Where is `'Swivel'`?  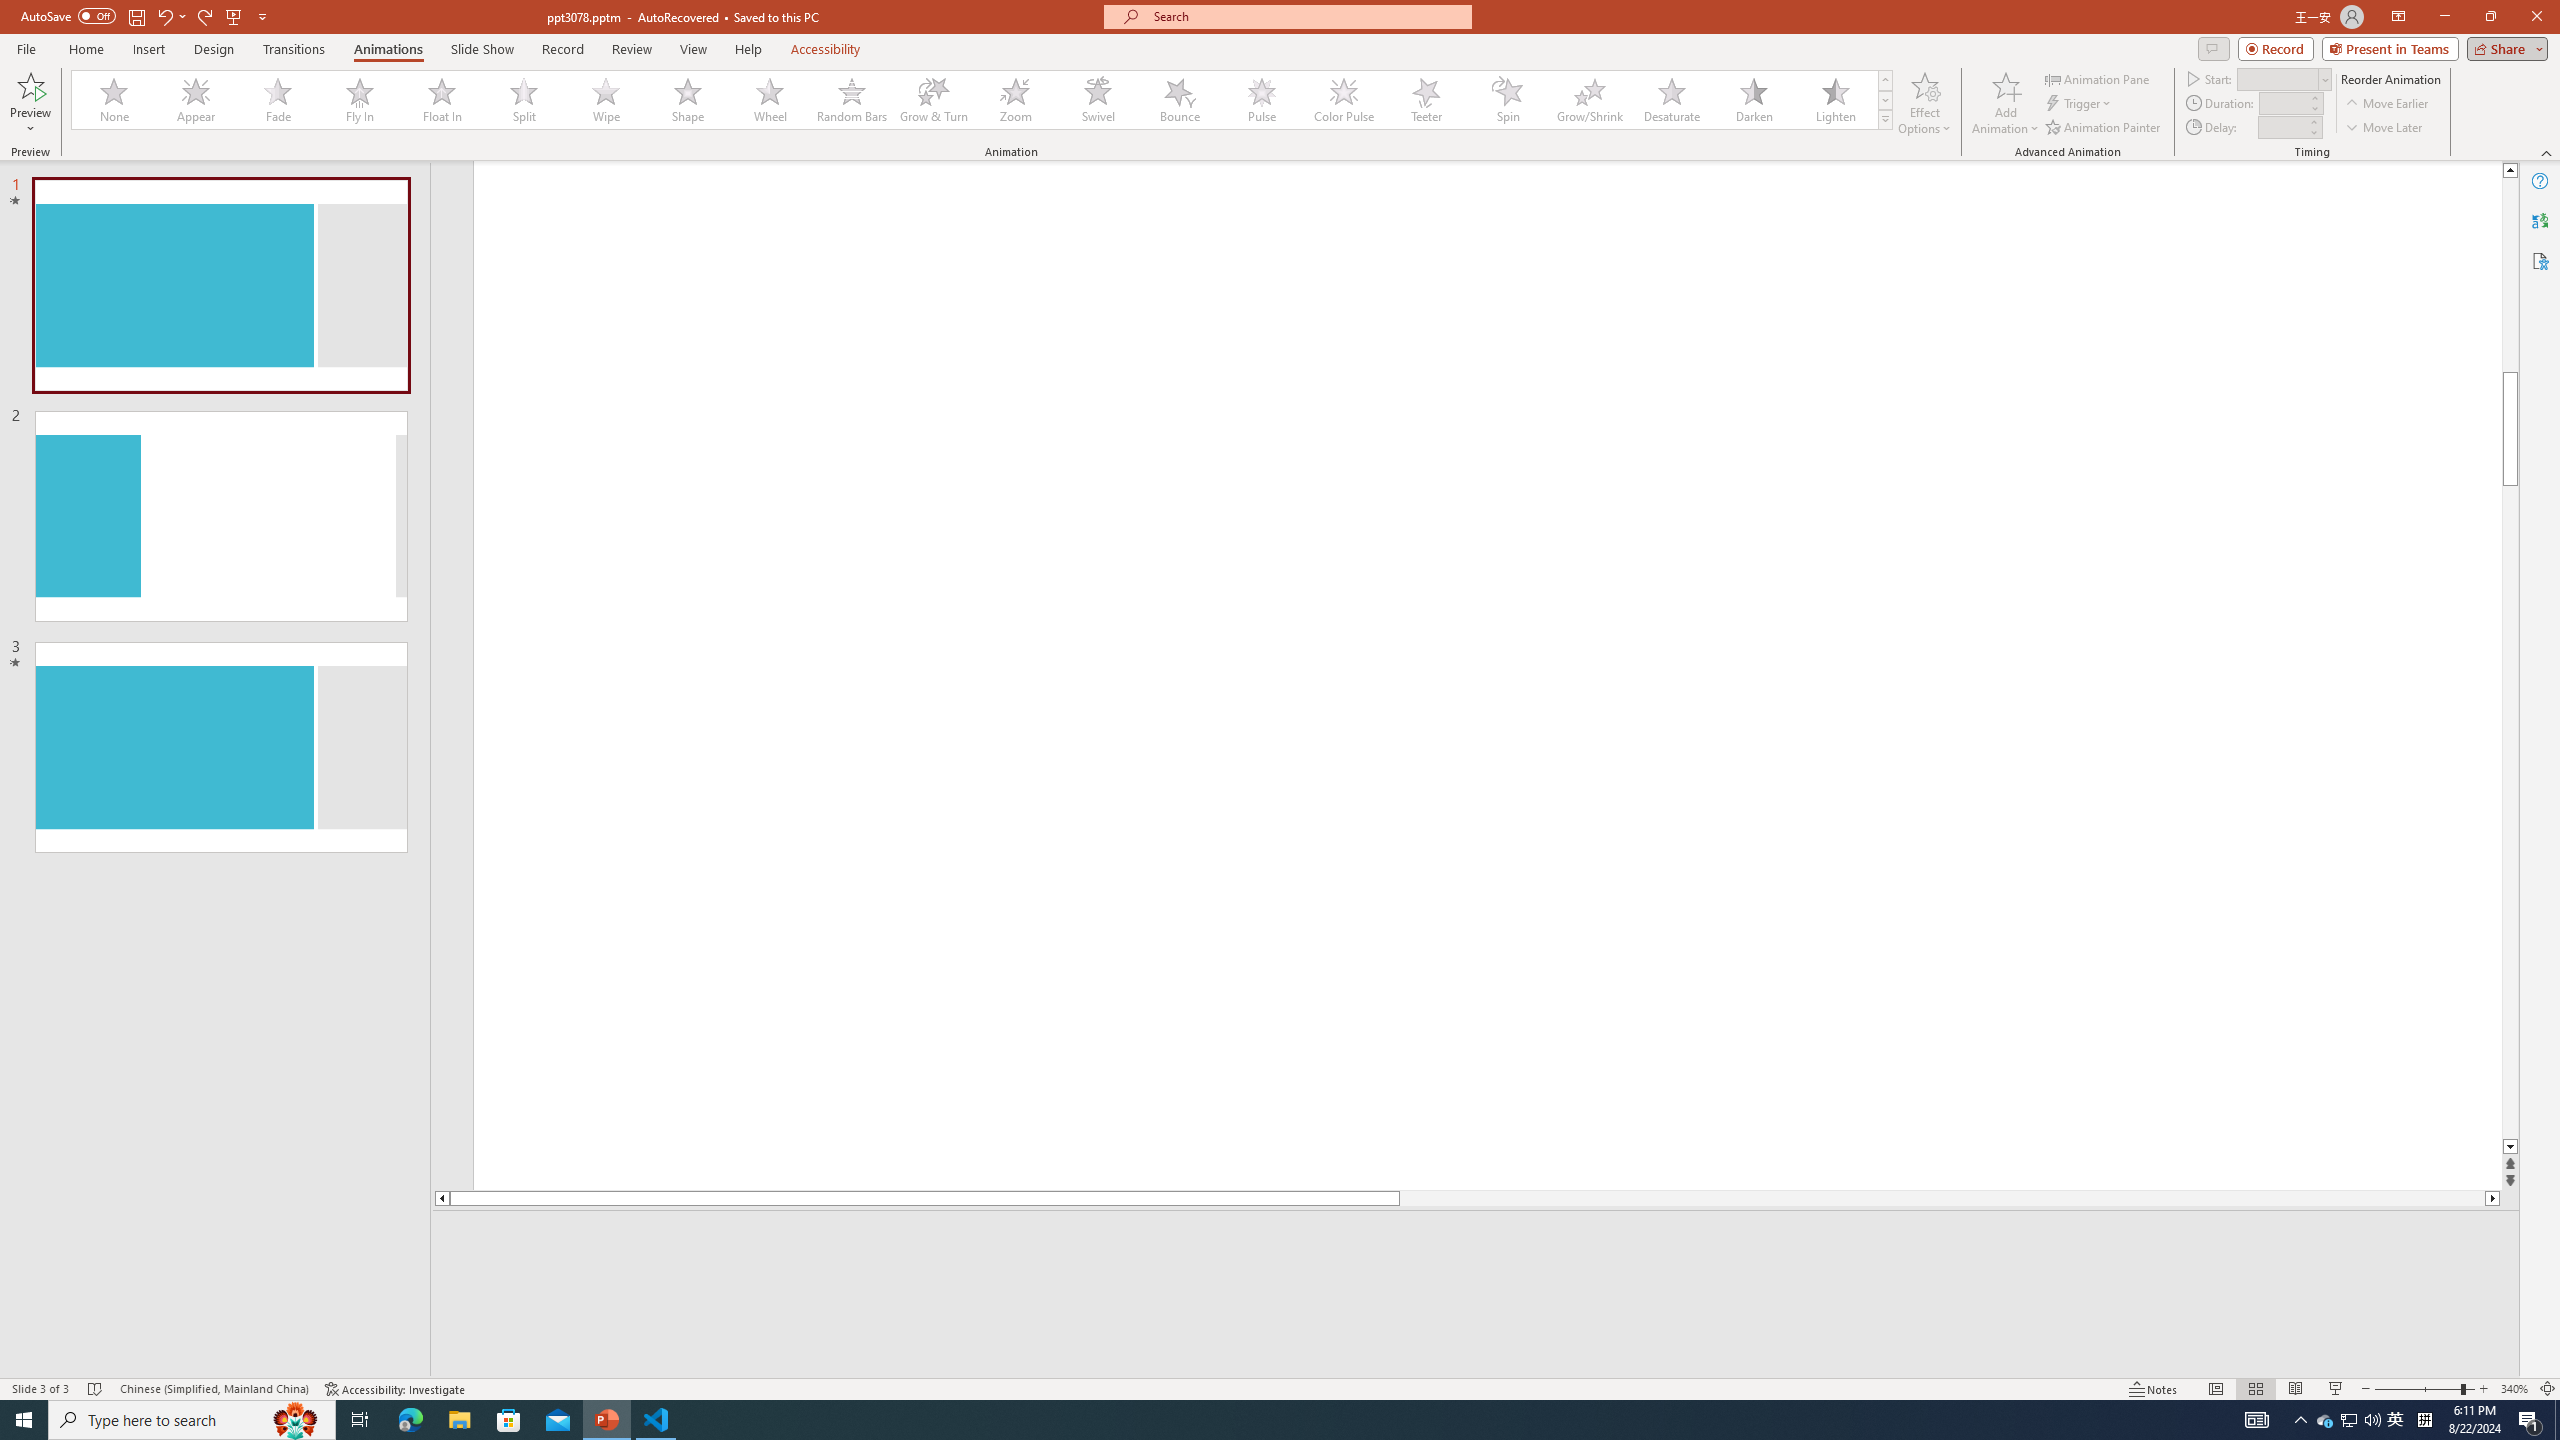 'Swivel' is located at coordinates (1097, 99).